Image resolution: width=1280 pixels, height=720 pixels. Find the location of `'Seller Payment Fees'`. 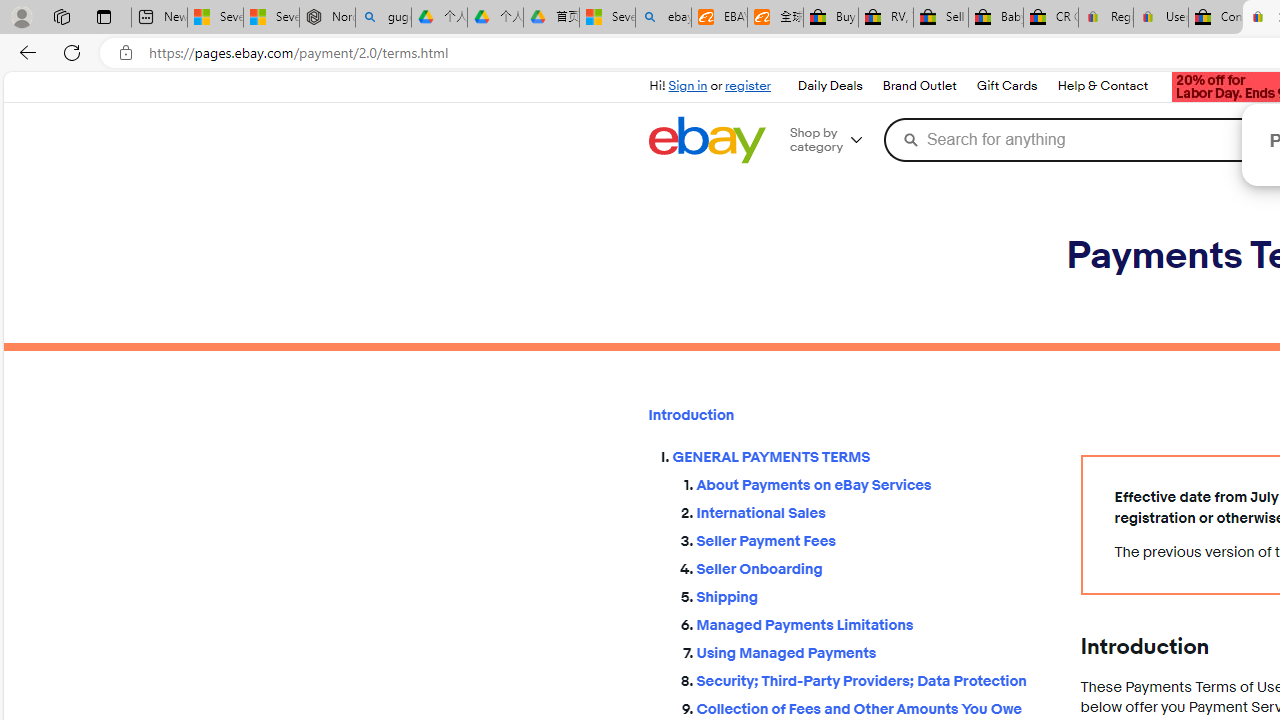

'Seller Payment Fees' is located at coordinates (872, 536).